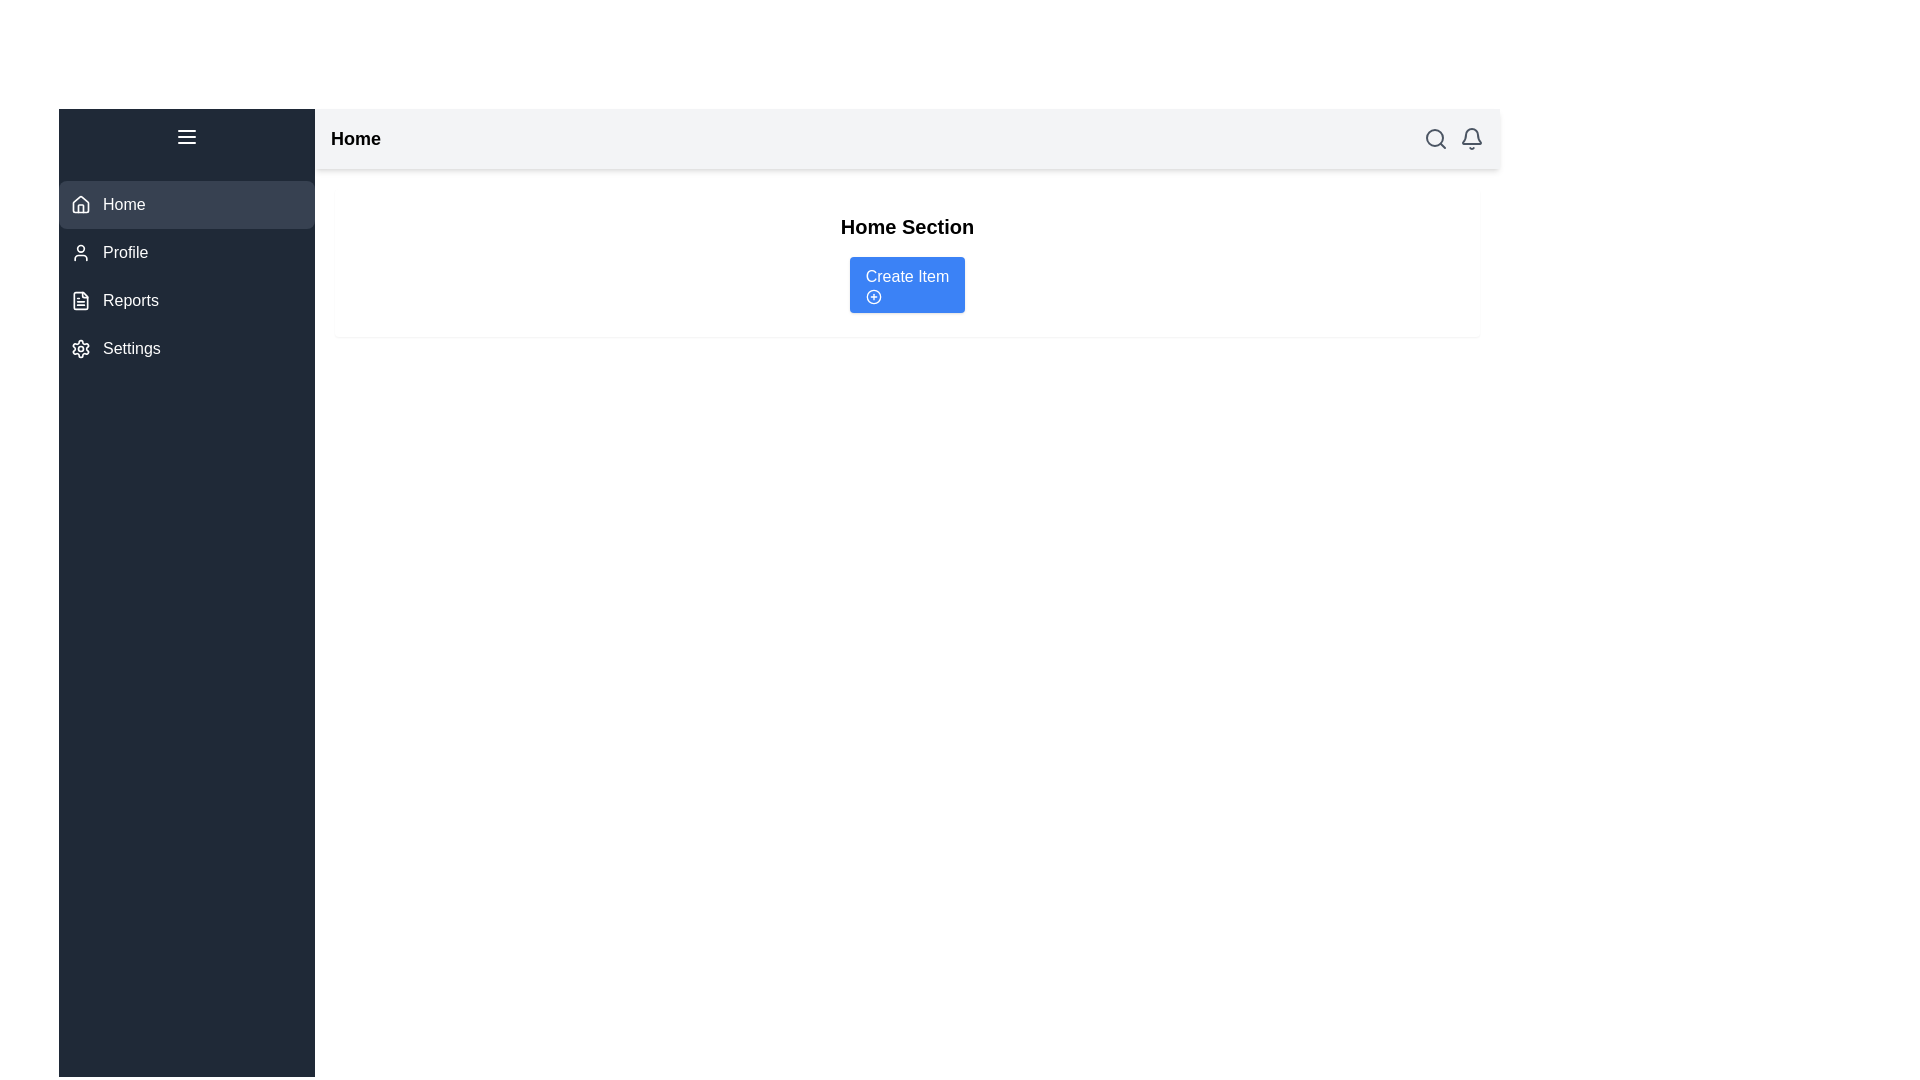  Describe the element at coordinates (130, 347) in the screenshot. I see `the 'Settings' text label located at the bottom of the sidebar navigation menu, styled with white text on a dark background, directly below the 'Reports' menu item` at that location.